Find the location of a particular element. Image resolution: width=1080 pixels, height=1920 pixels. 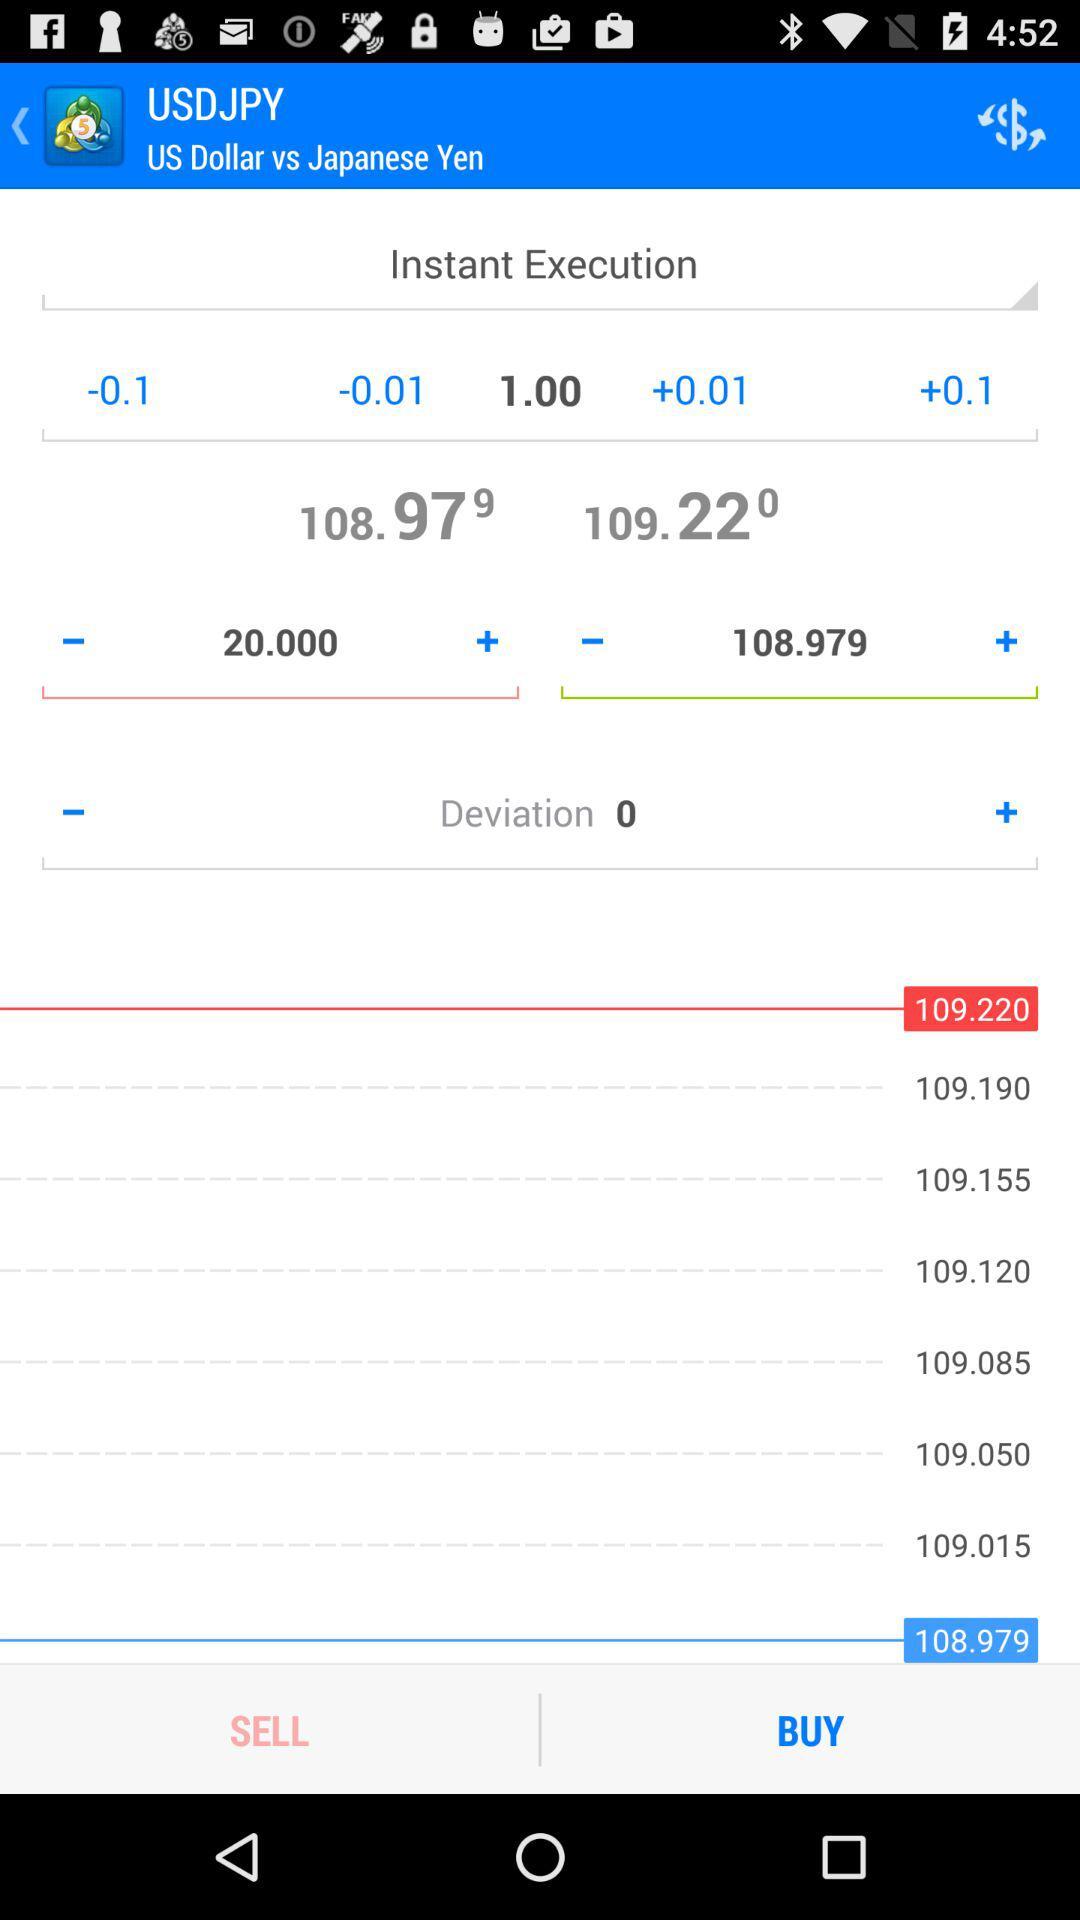

the  sign which is next to the deviation 0 is located at coordinates (1006, 812).